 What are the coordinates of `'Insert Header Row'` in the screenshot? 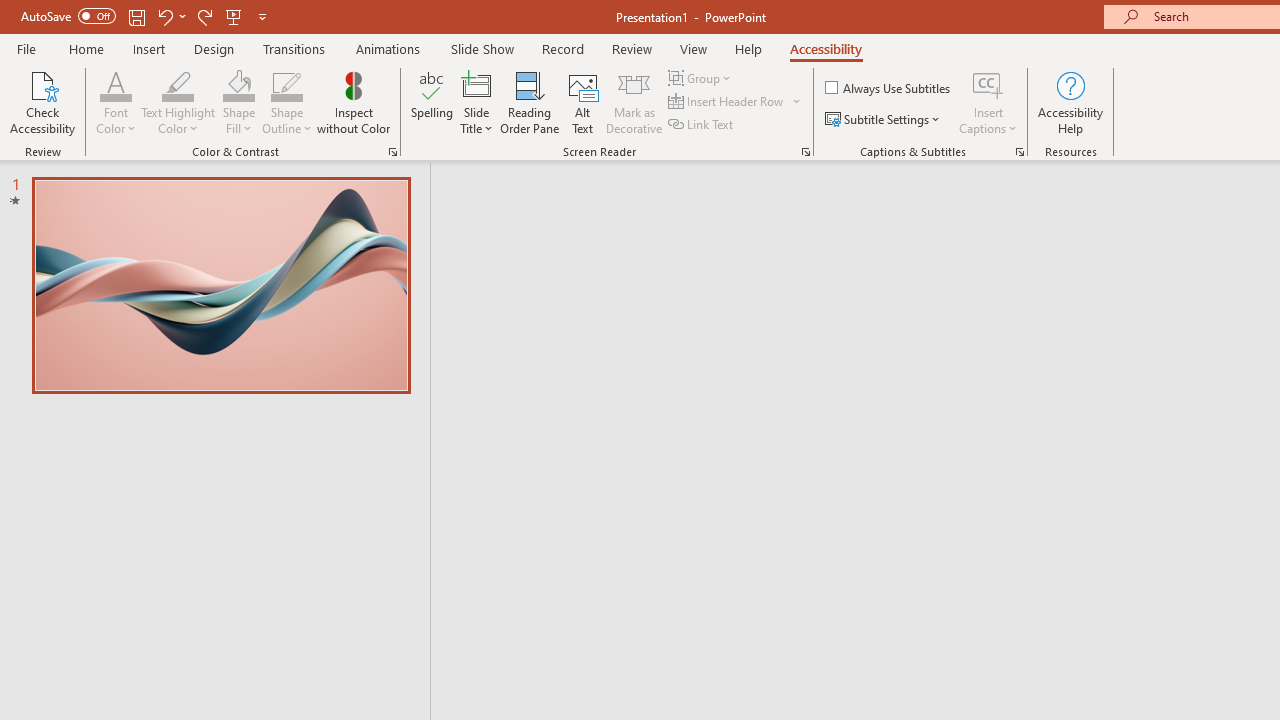 It's located at (726, 101).